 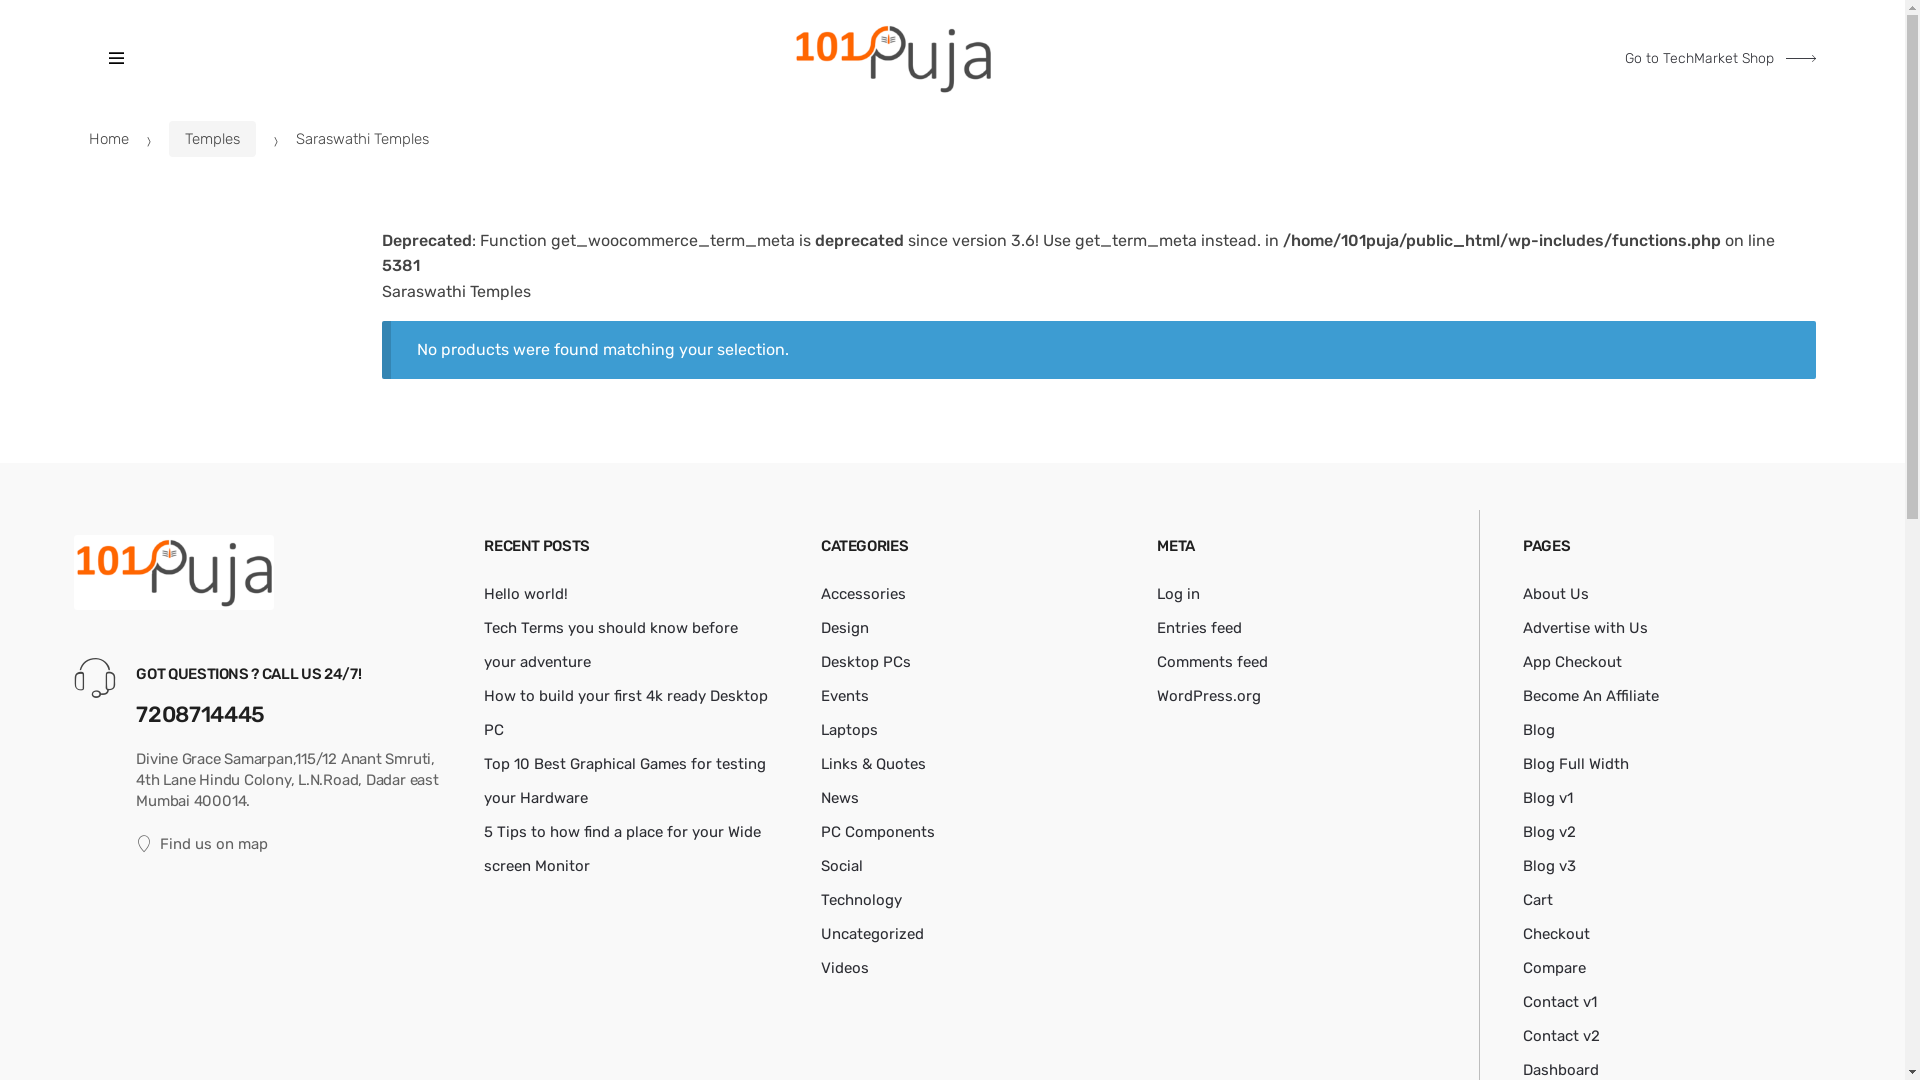 I want to click on 'How to build your first 4k ready Desktop PC', so click(x=624, y=712).